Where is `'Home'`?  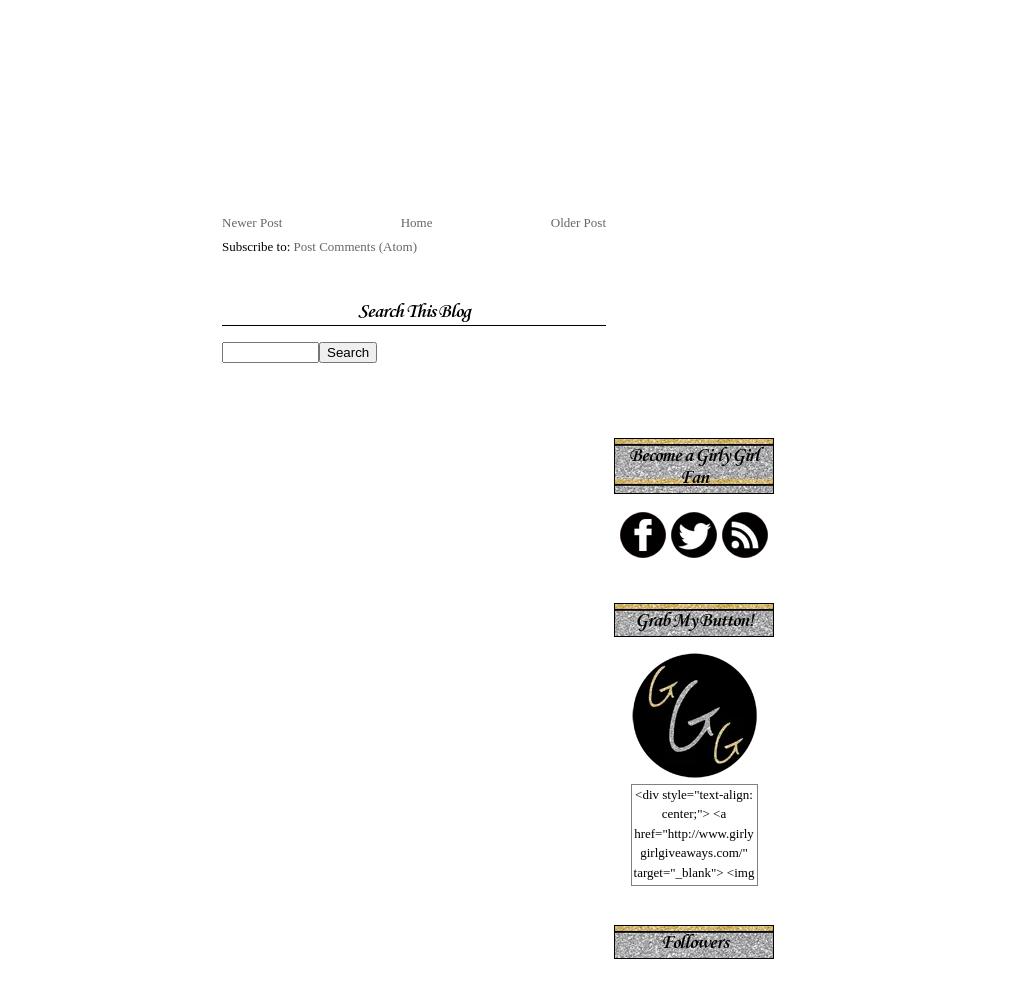 'Home' is located at coordinates (414, 221).